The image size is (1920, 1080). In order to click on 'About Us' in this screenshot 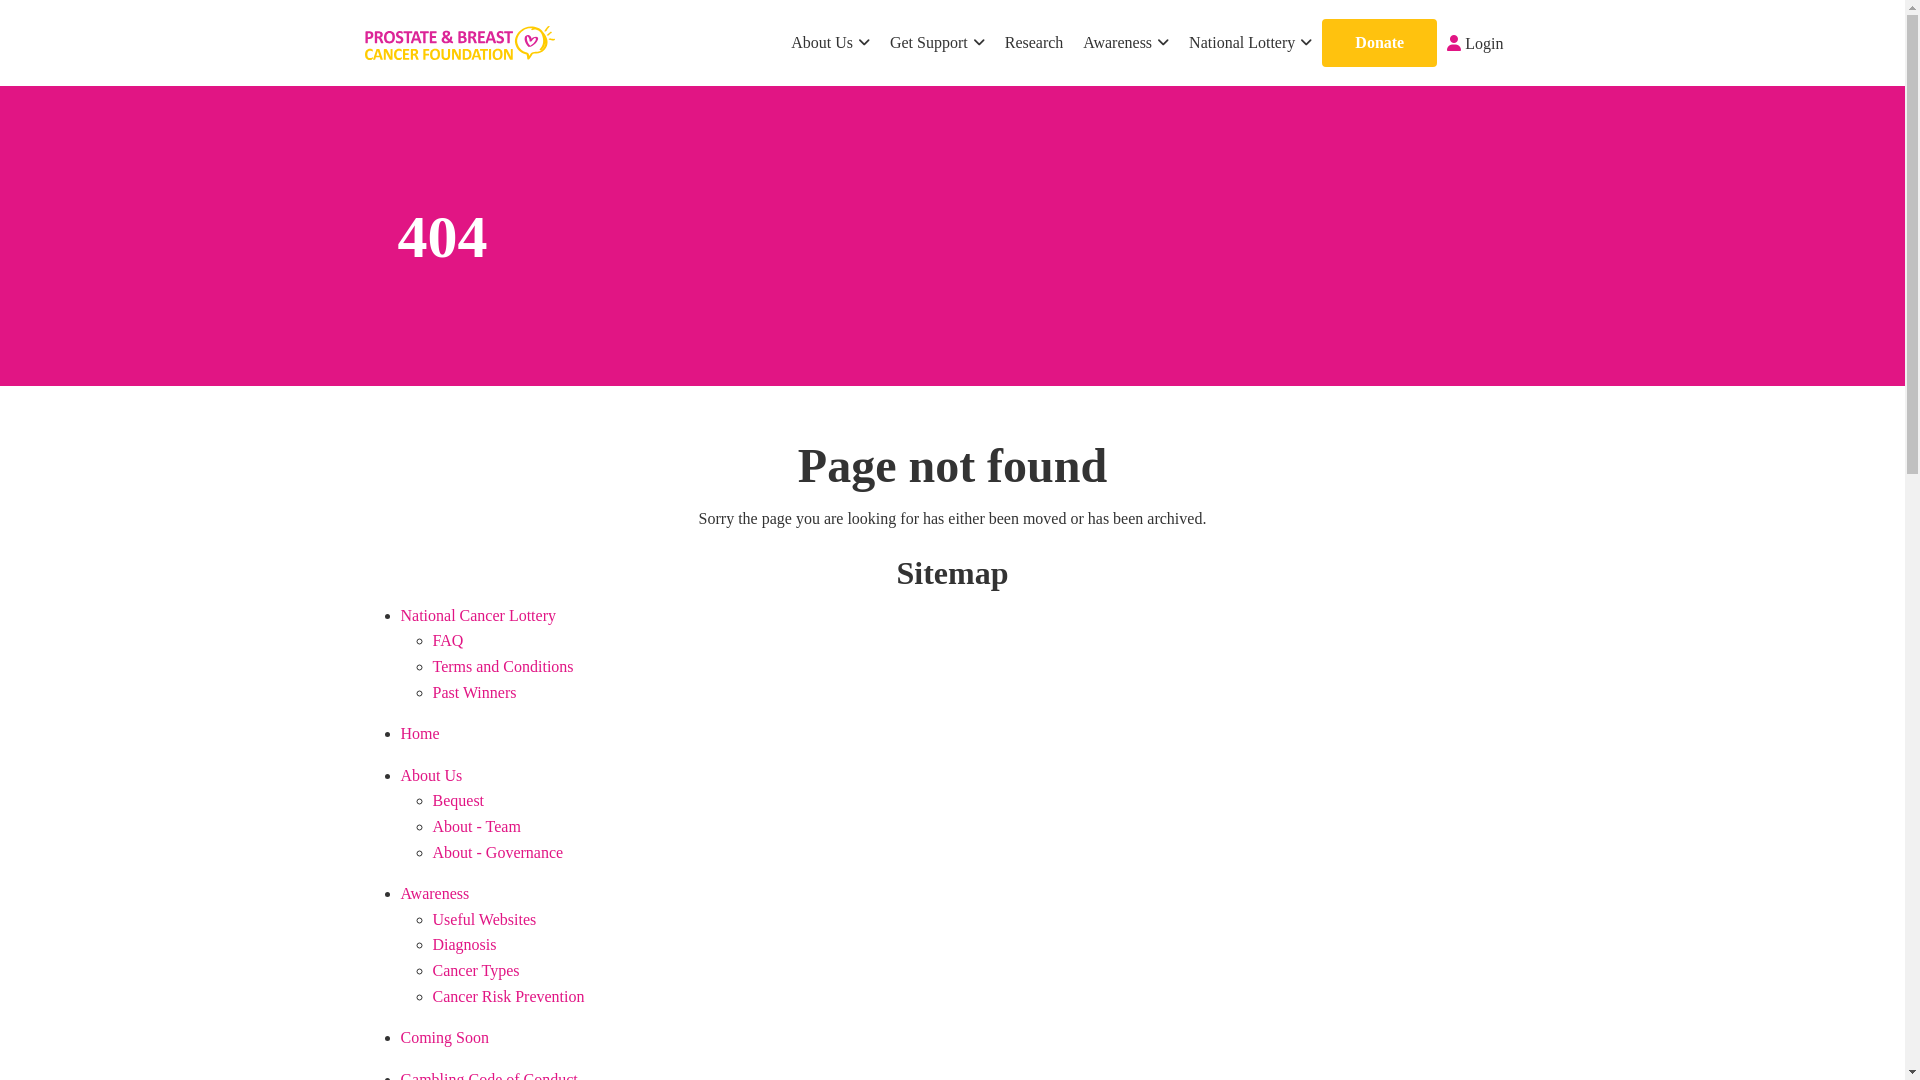, I will do `click(430, 774)`.